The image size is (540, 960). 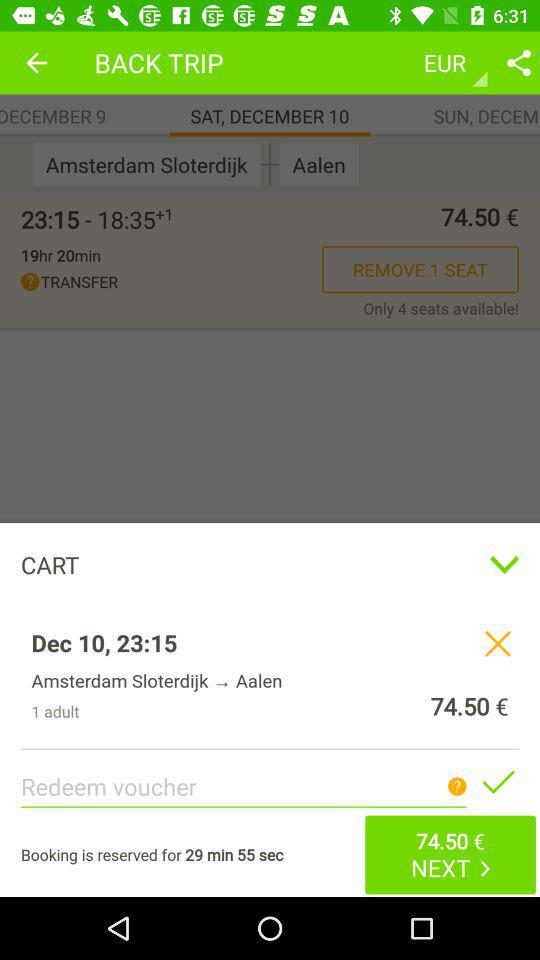 What do you see at coordinates (36, 62) in the screenshot?
I see `item next to back trip item` at bounding box center [36, 62].